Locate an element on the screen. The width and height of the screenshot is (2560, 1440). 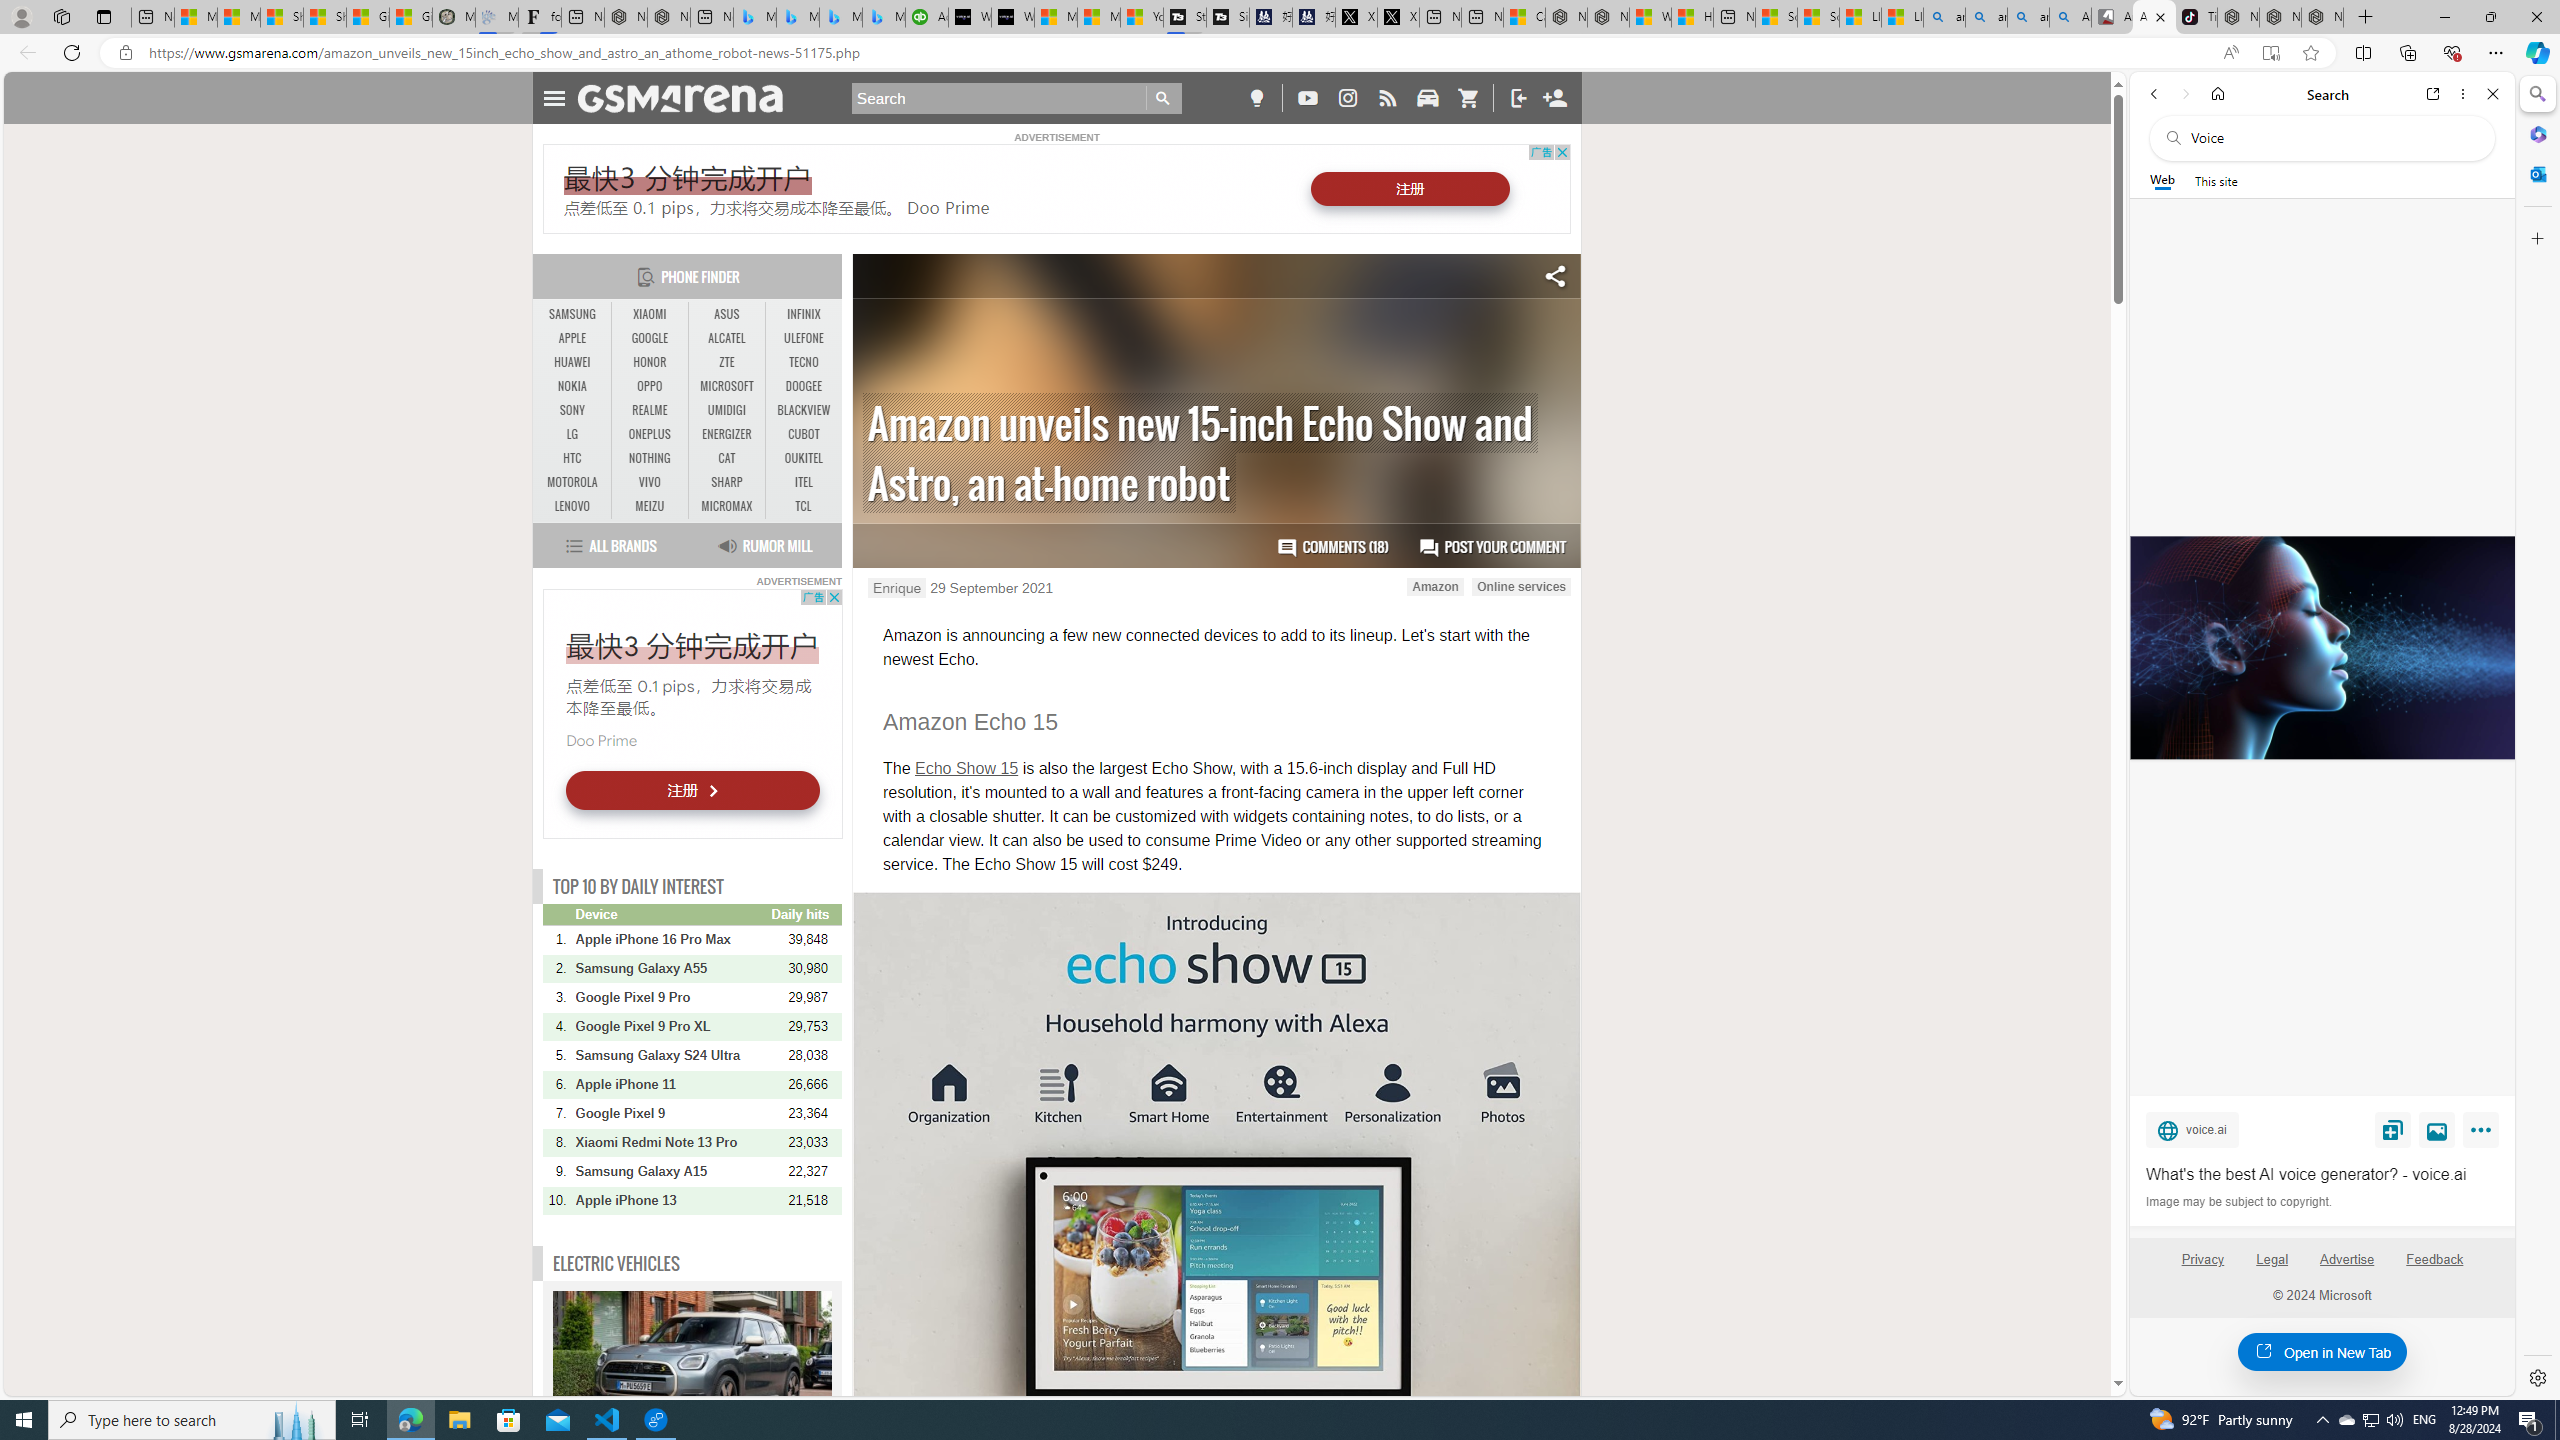
'OPPO' is located at coordinates (649, 386).